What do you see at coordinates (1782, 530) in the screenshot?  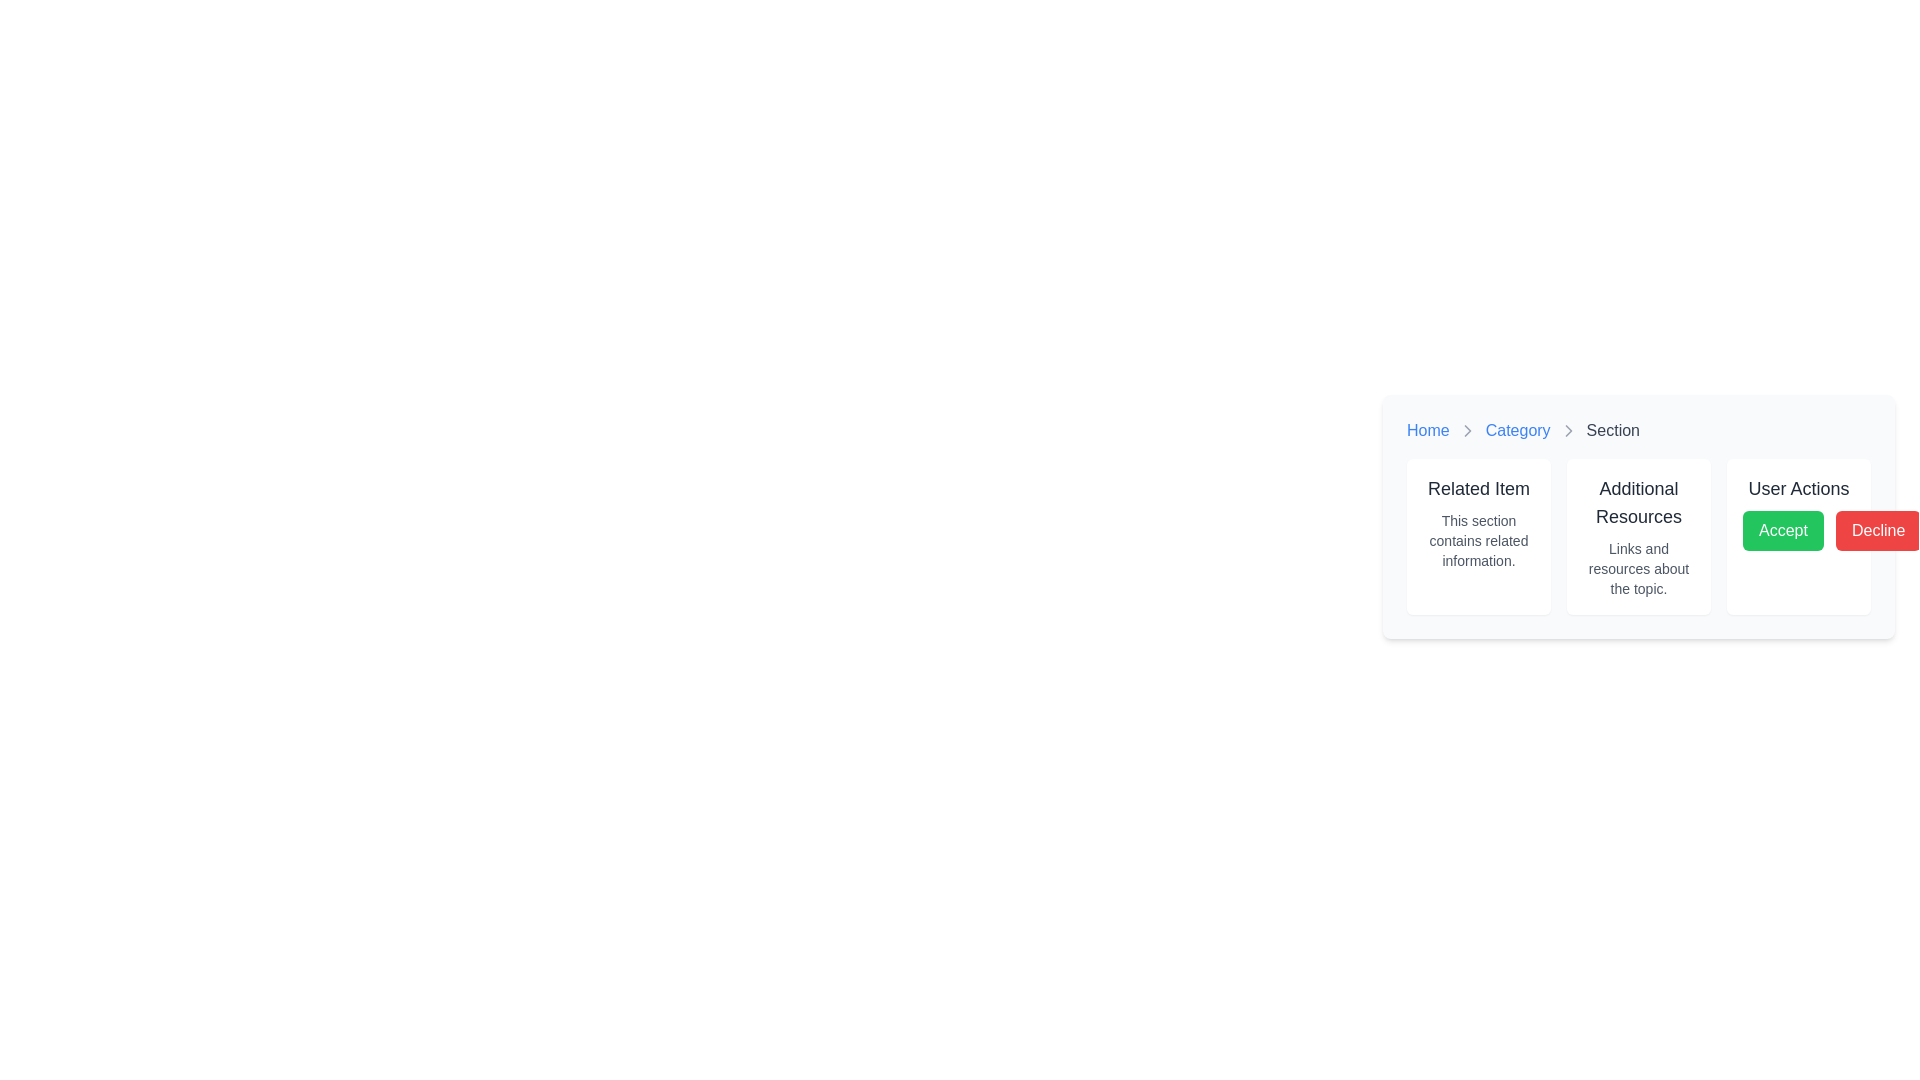 I see `the 'Accept' button located within the 'User Actions' button group` at bounding box center [1782, 530].